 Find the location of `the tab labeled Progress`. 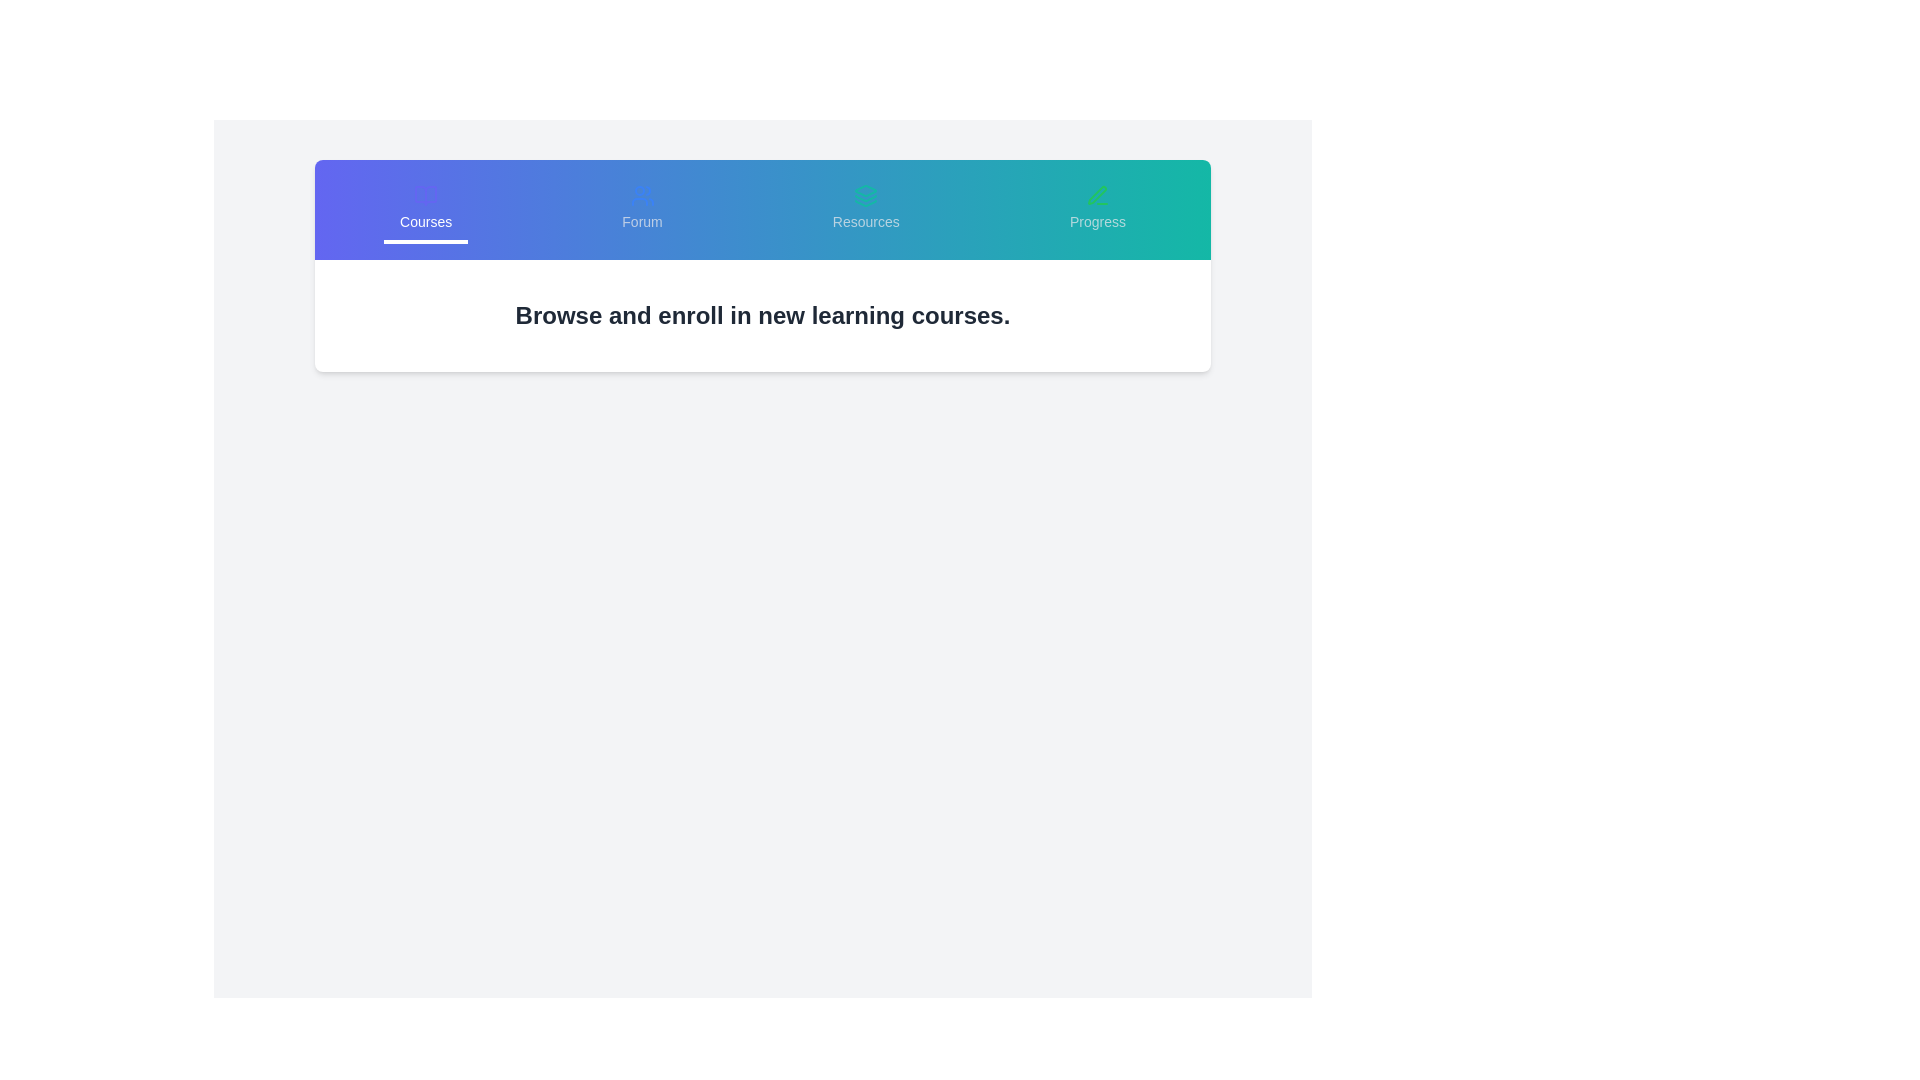

the tab labeled Progress is located at coordinates (1097, 209).